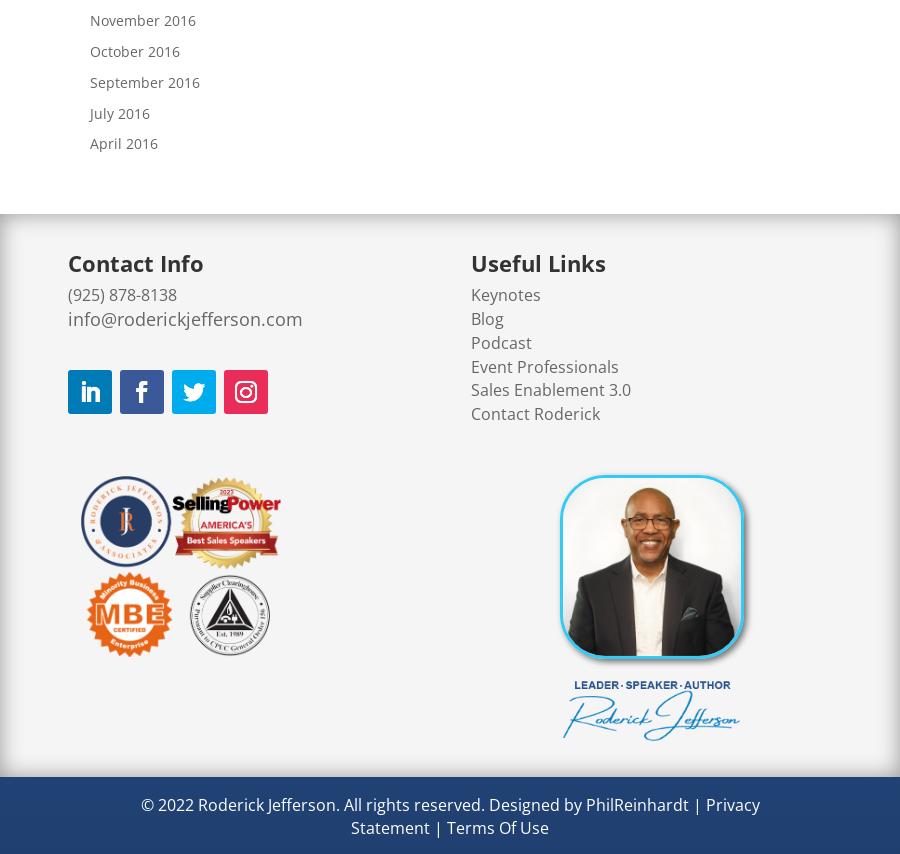 The height and width of the screenshot is (854, 900). What do you see at coordinates (544, 366) in the screenshot?
I see `'Event Professionals'` at bounding box center [544, 366].